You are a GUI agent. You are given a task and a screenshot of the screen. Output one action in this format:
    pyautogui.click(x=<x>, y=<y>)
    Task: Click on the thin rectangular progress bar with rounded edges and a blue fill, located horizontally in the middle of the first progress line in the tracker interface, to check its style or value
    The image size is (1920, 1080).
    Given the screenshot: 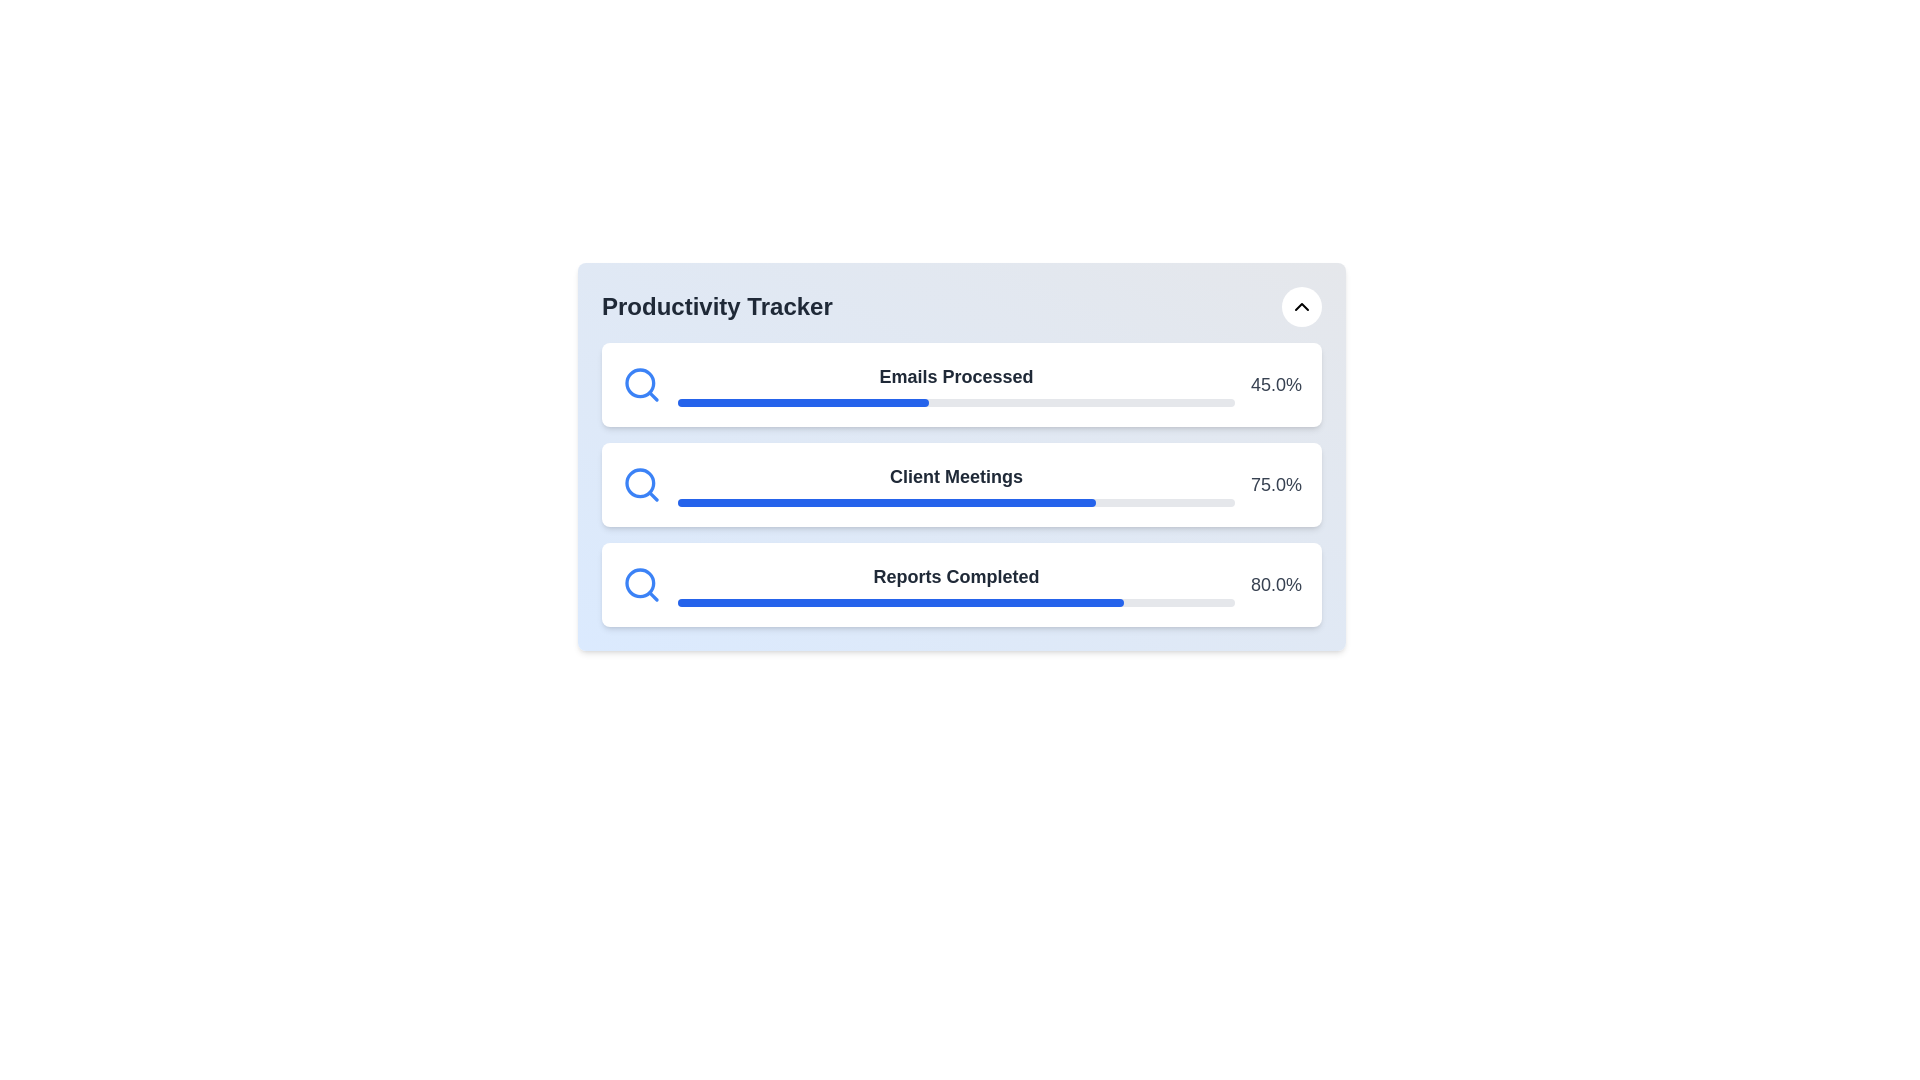 What is the action you would take?
    pyautogui.click(x=803, y=402)
    